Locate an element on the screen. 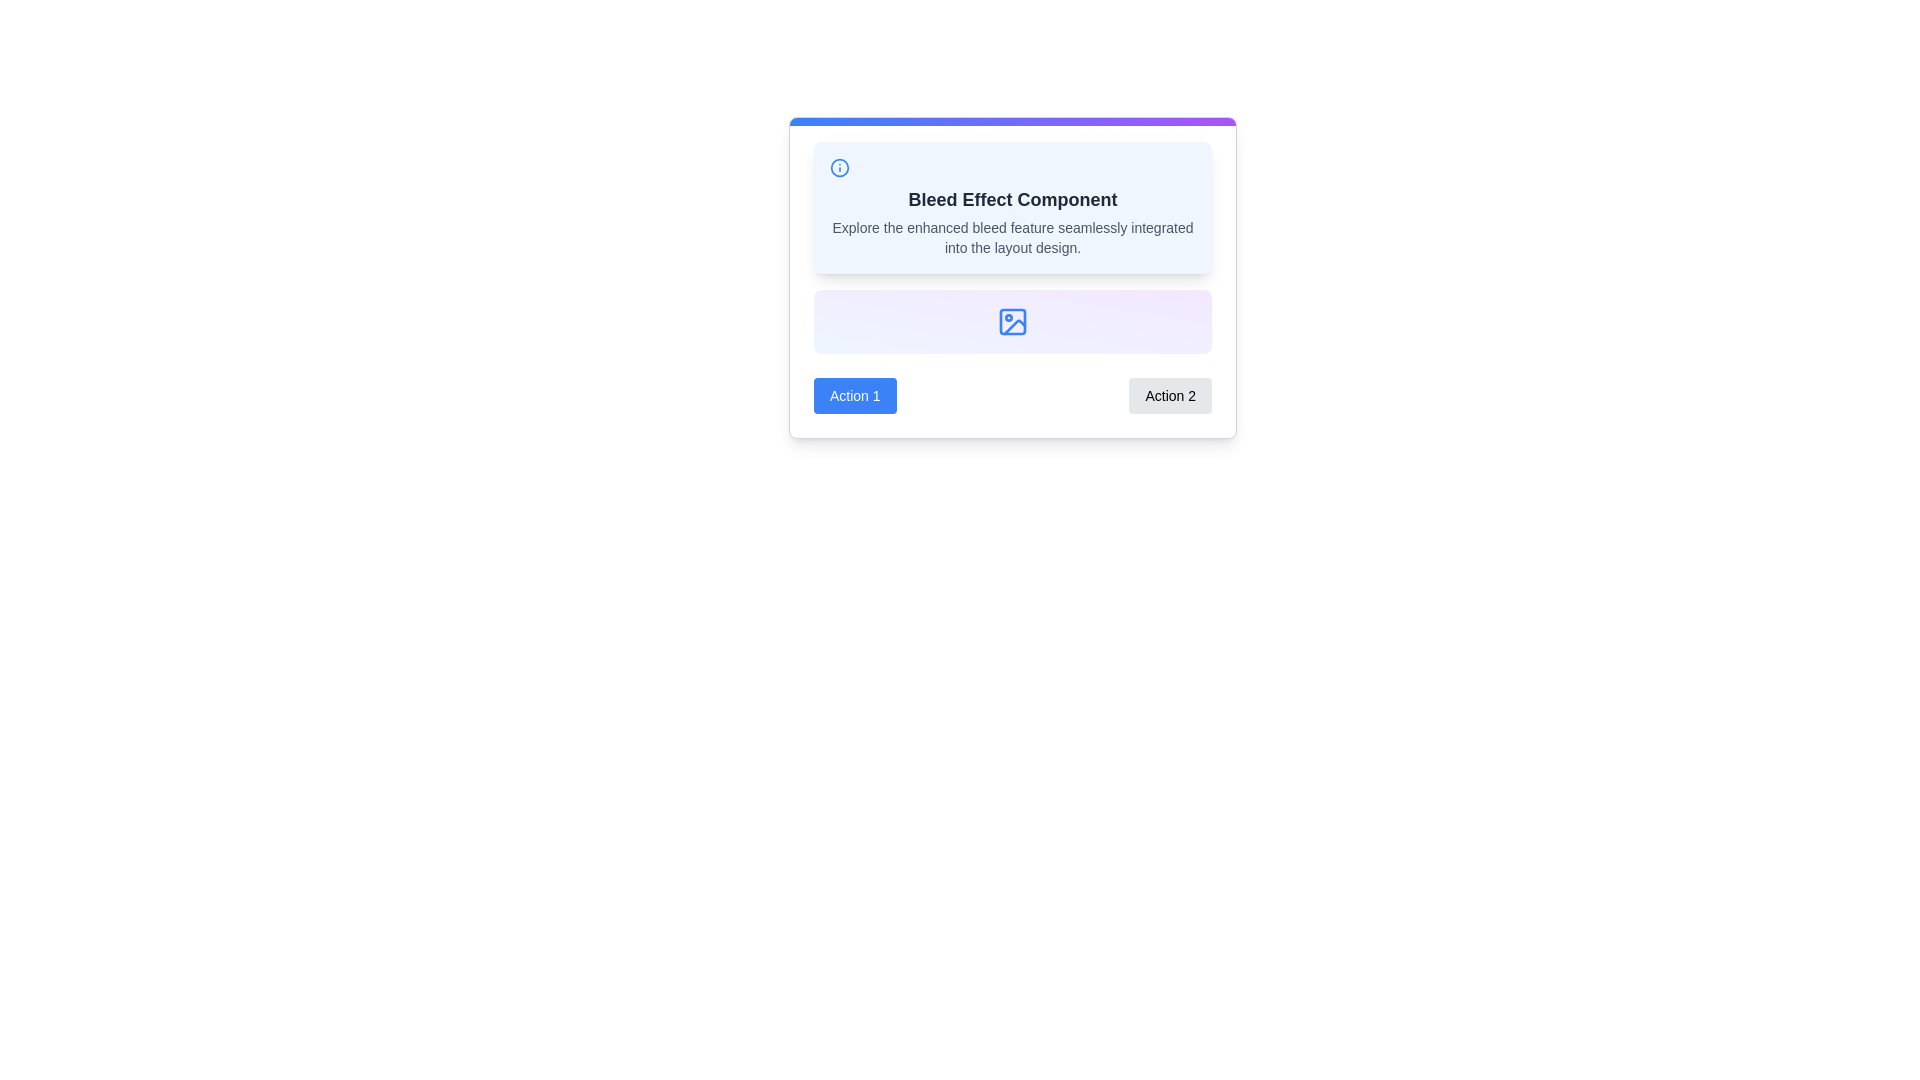 This screenshot has width=1920, height=1080. the button labeled 'Action 1' with a blue background is located at coordinates (855, 396).